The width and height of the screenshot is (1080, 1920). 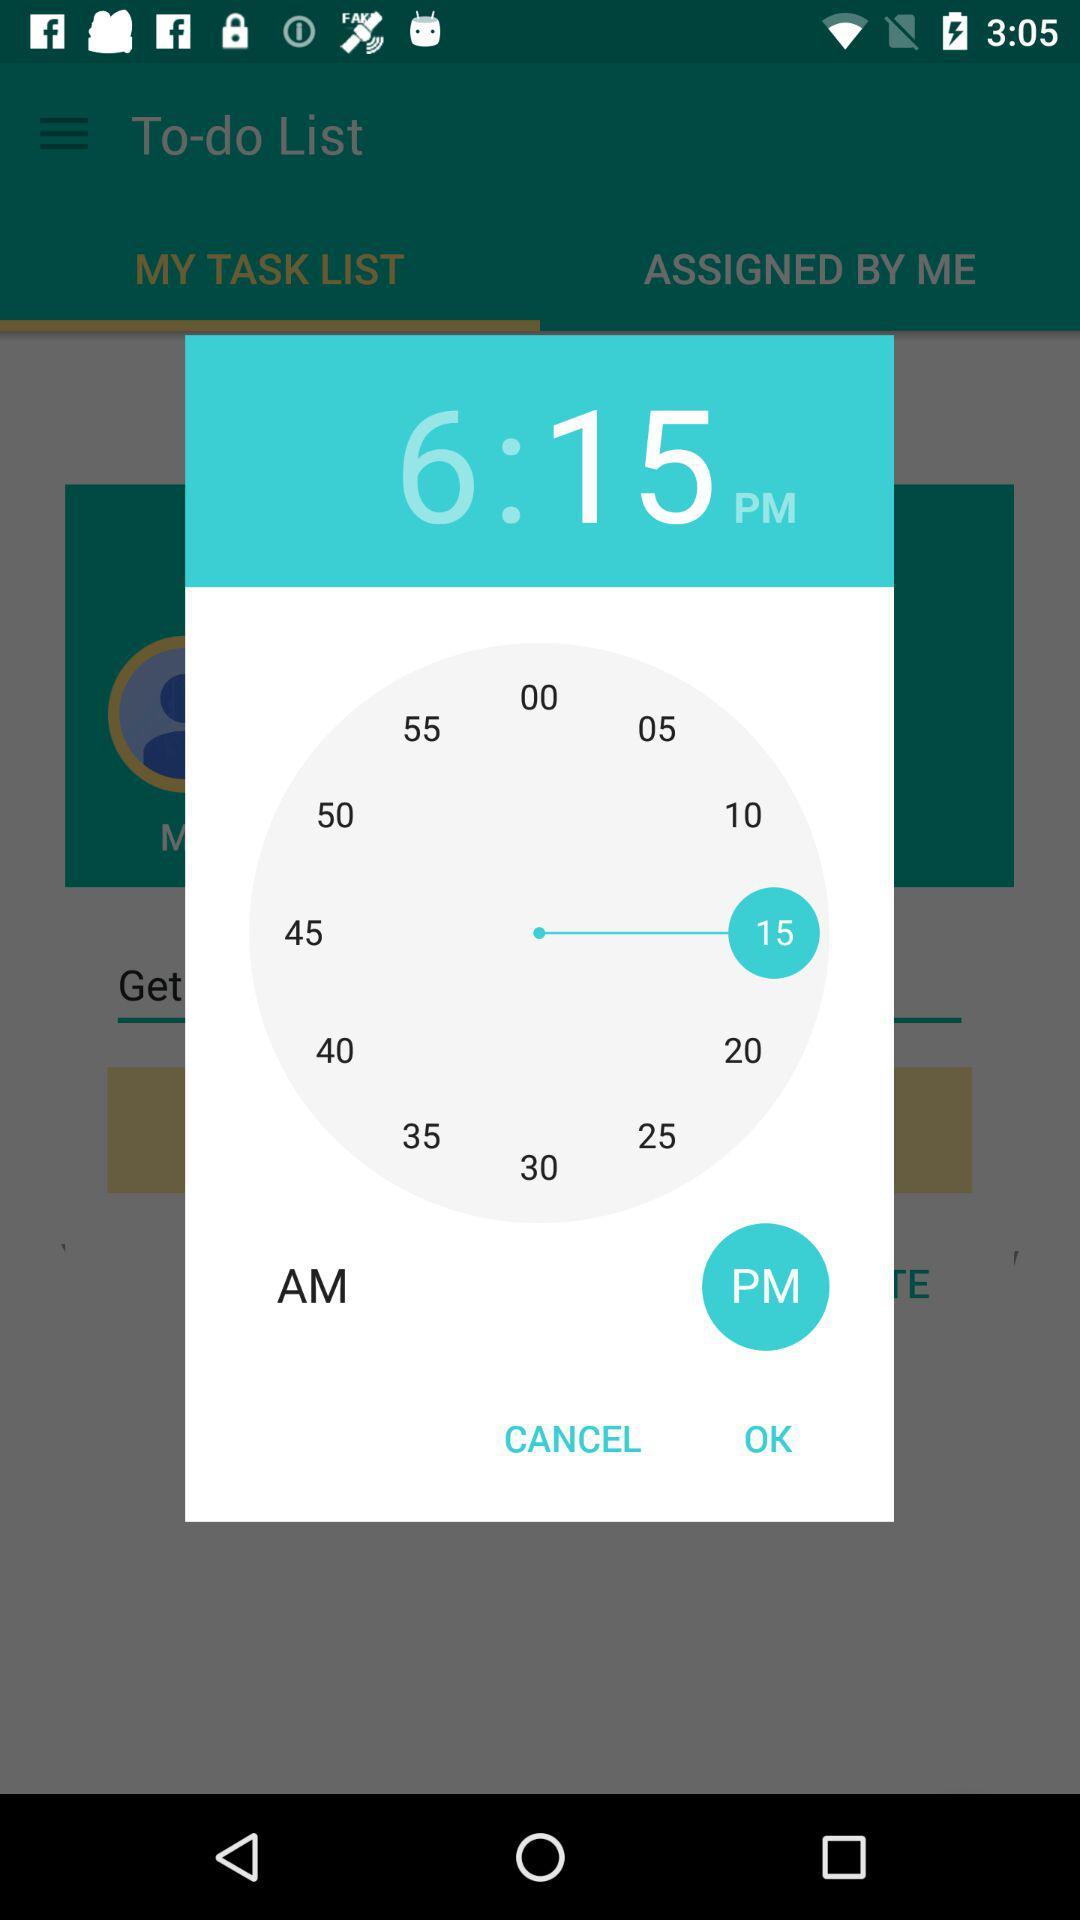 What do you see at coordinates (766, 1436) in the screenshot?
I see `the icon next to the cancel item` at bounding box center [766, 1436].